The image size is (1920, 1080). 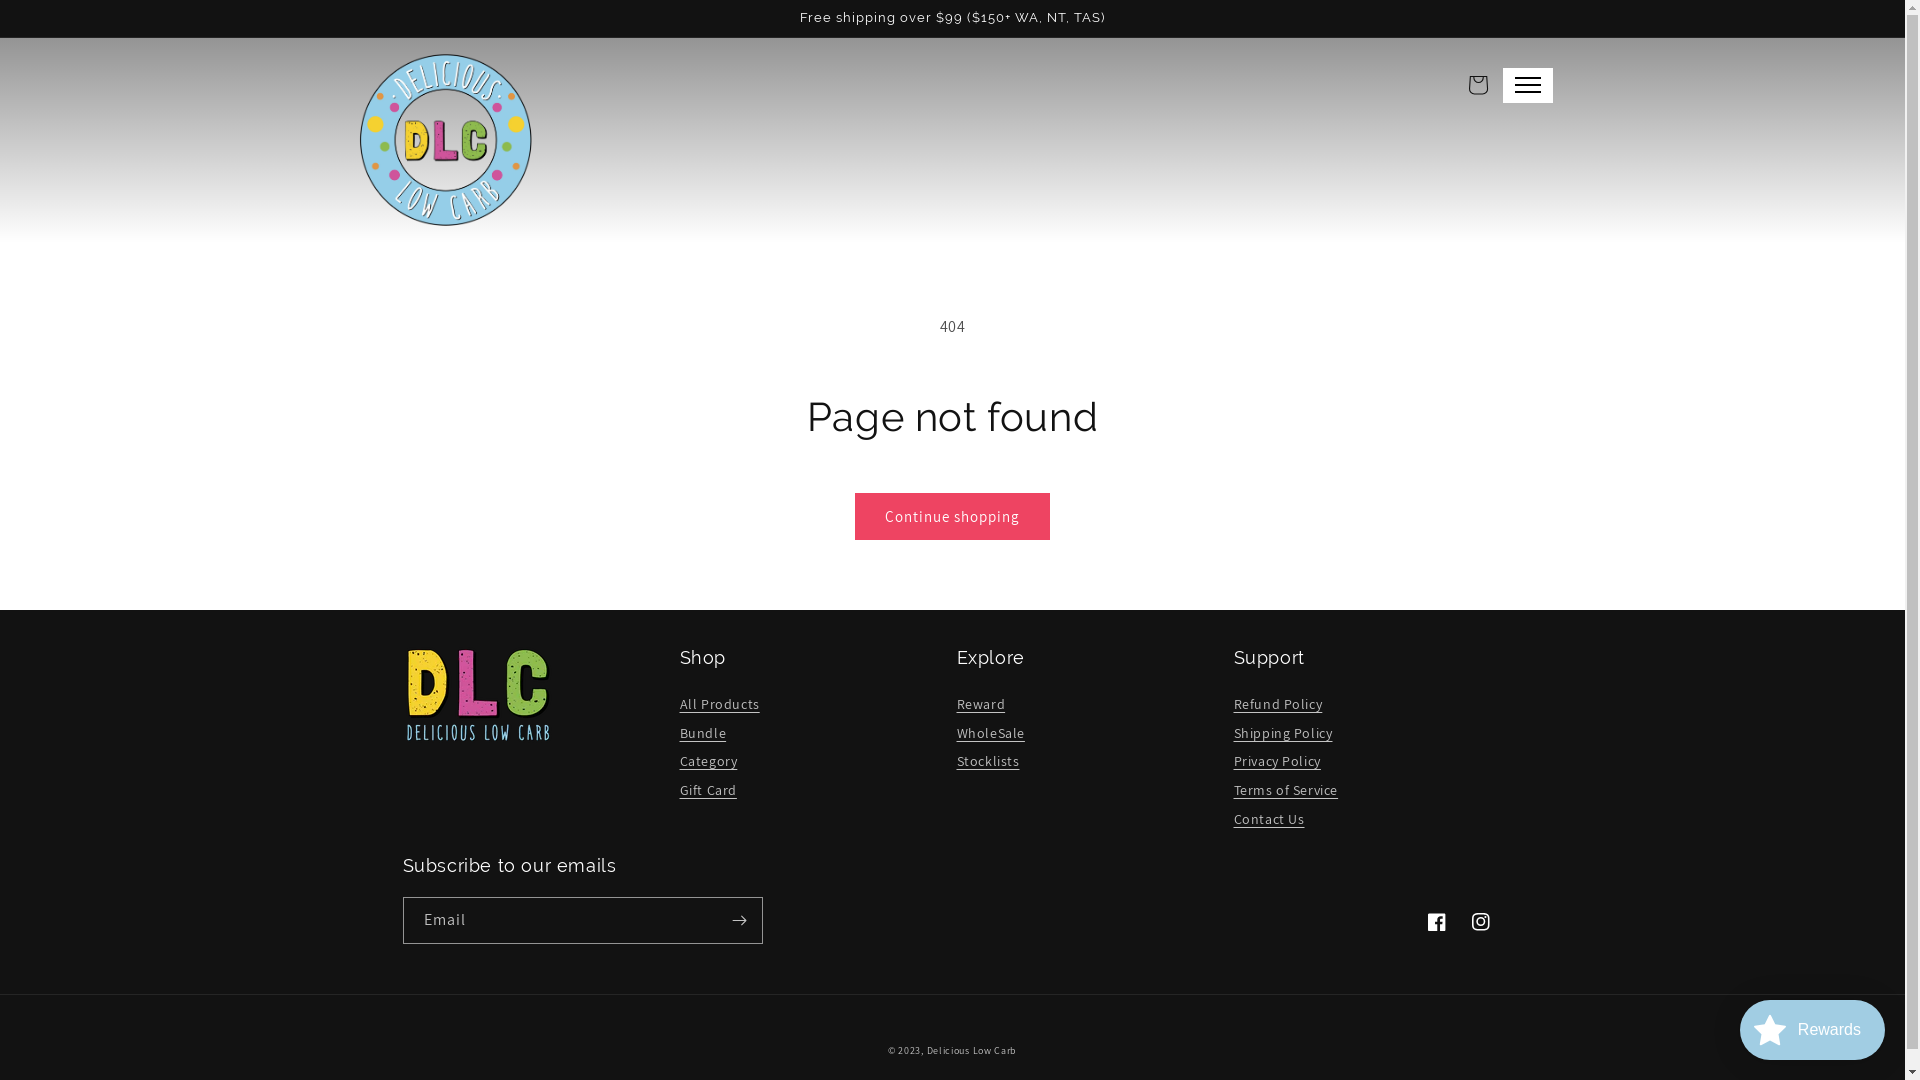 I want to click on 'Shipping Policy', so click(x=1232, y=733).